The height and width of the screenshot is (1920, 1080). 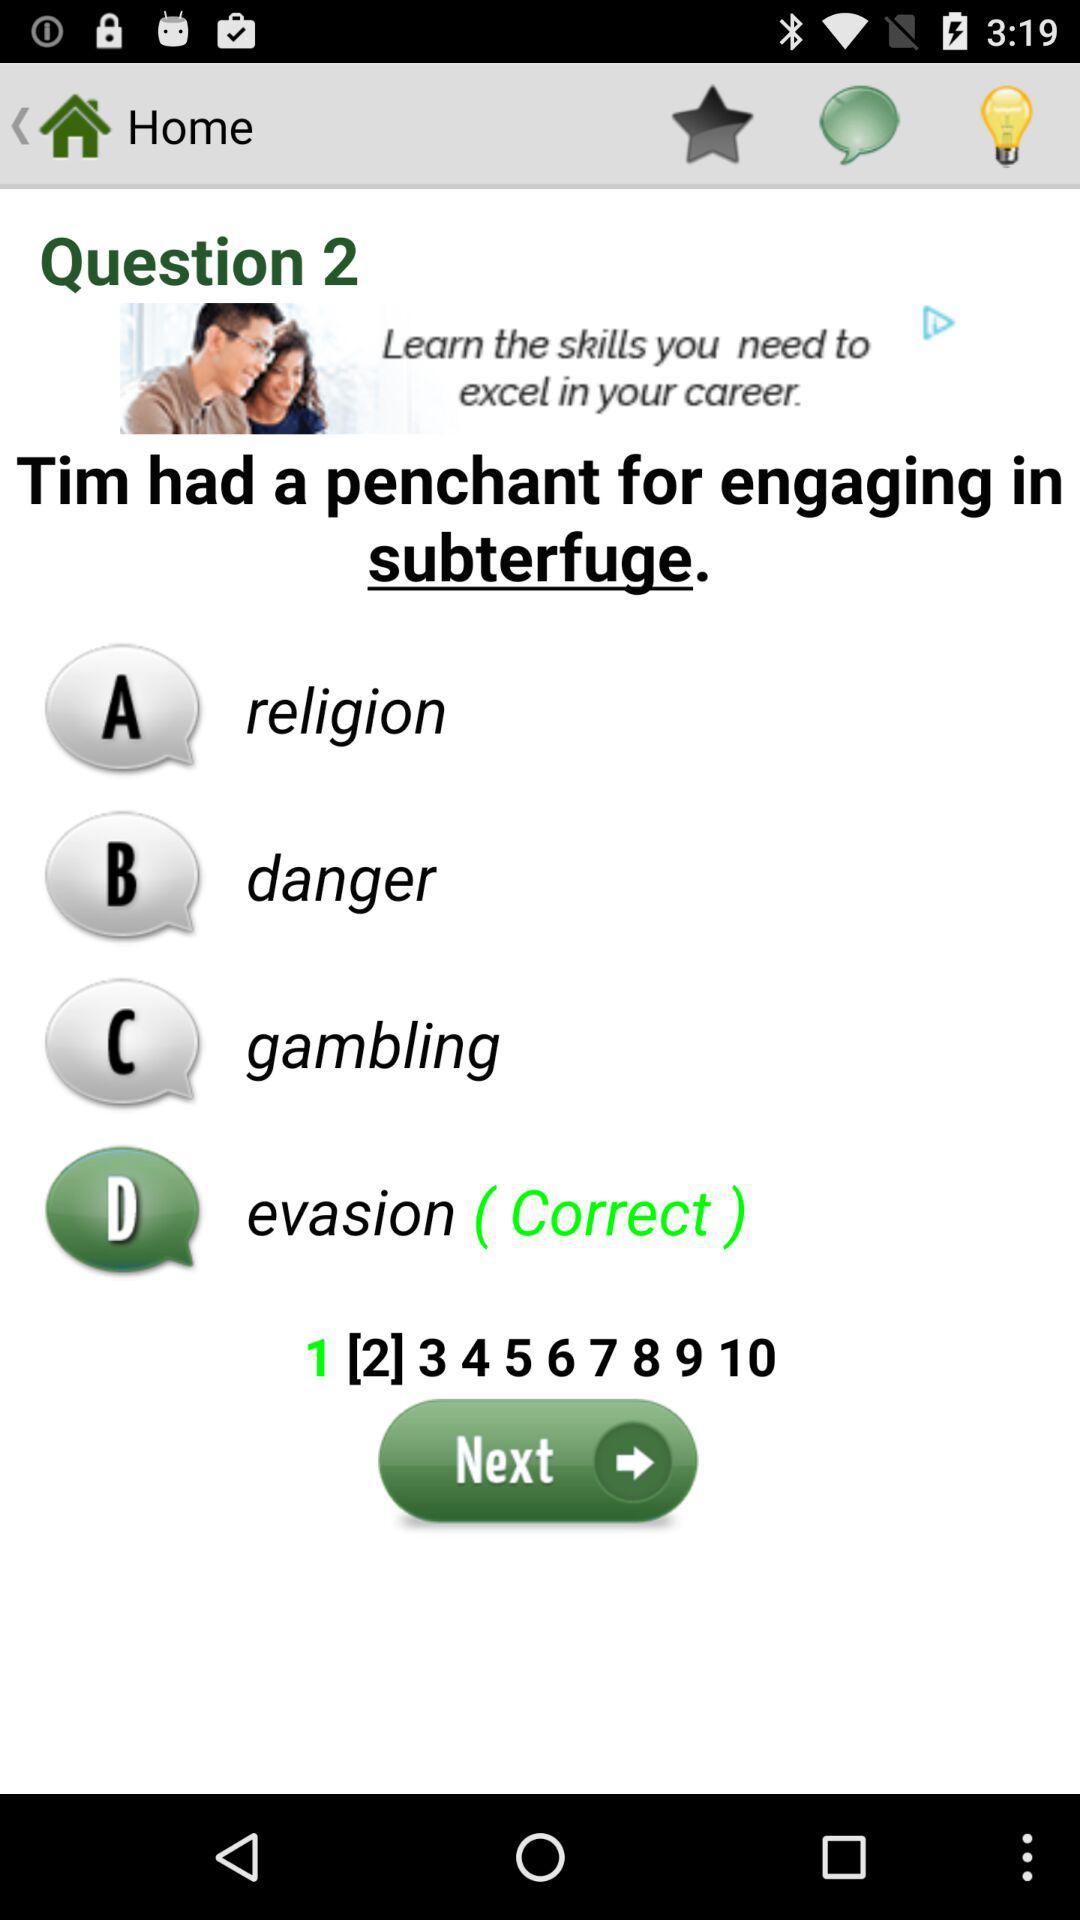 What do you see at coordinates (711, 124) in the screenshot?
I see `item above question 2` at bounding box center [711, 124].